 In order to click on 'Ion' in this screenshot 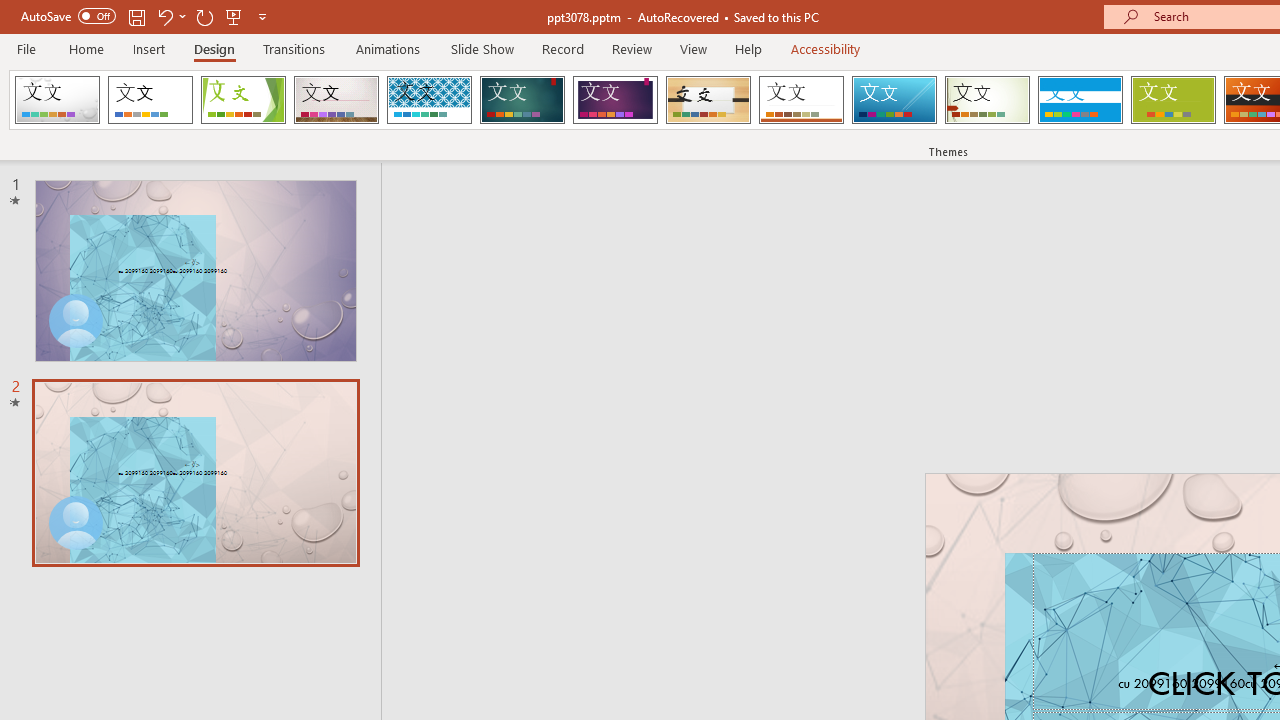, I will do `click(522, 100)`.